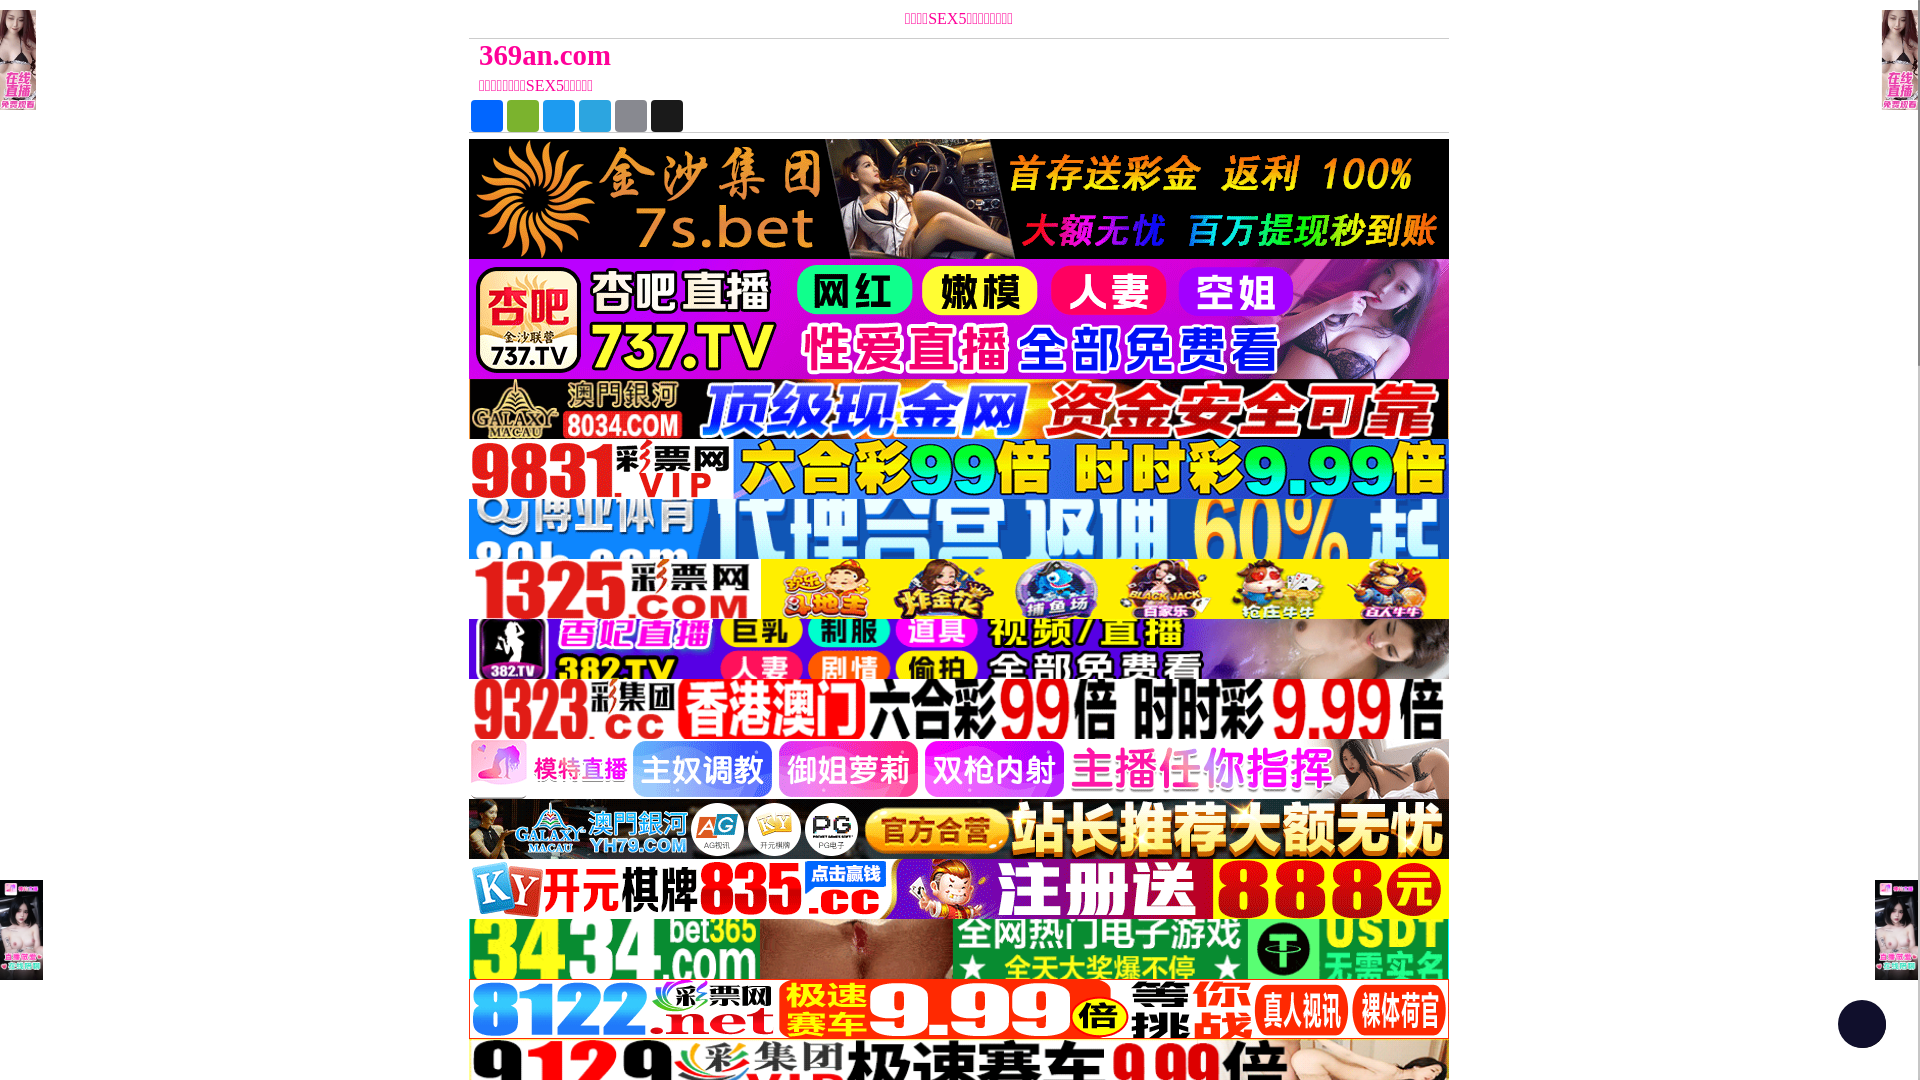 The height and width of the screenshot is (1080, 1920). I want to click on 'X', so click(667, 115).